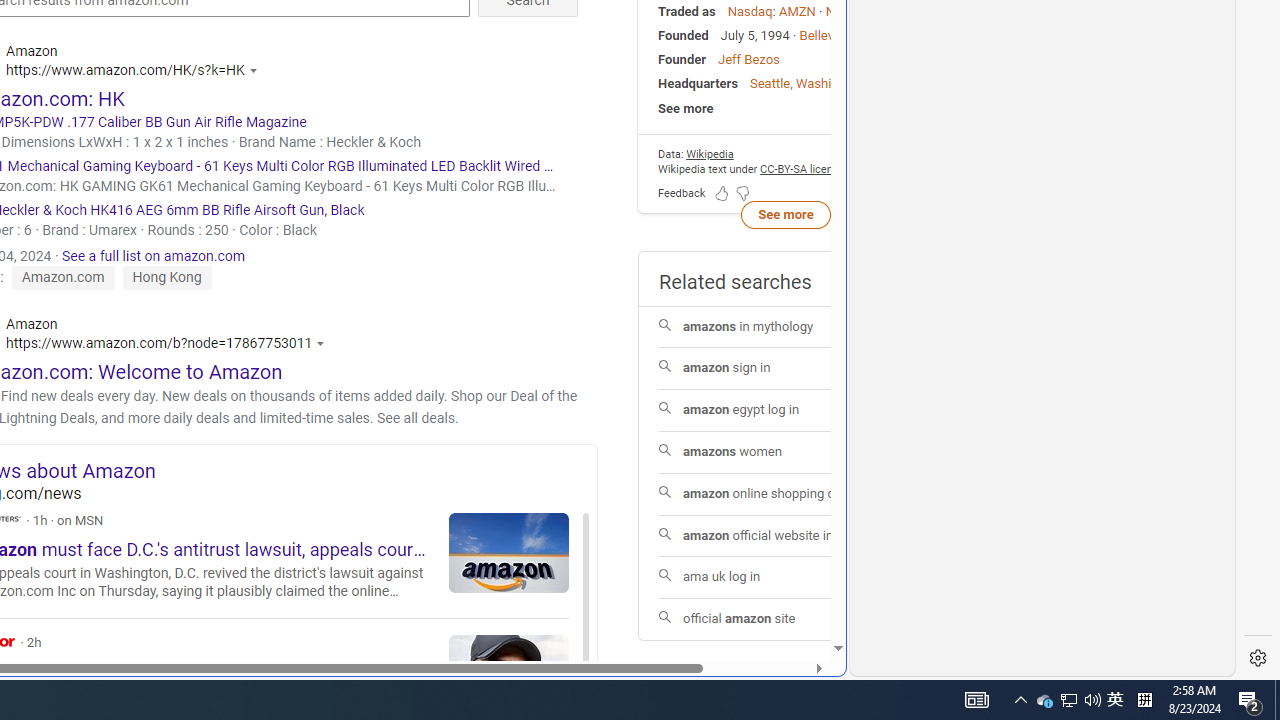 This screenshot has width=1280, height=720. I want to click on 'See more', so click(784, 213).